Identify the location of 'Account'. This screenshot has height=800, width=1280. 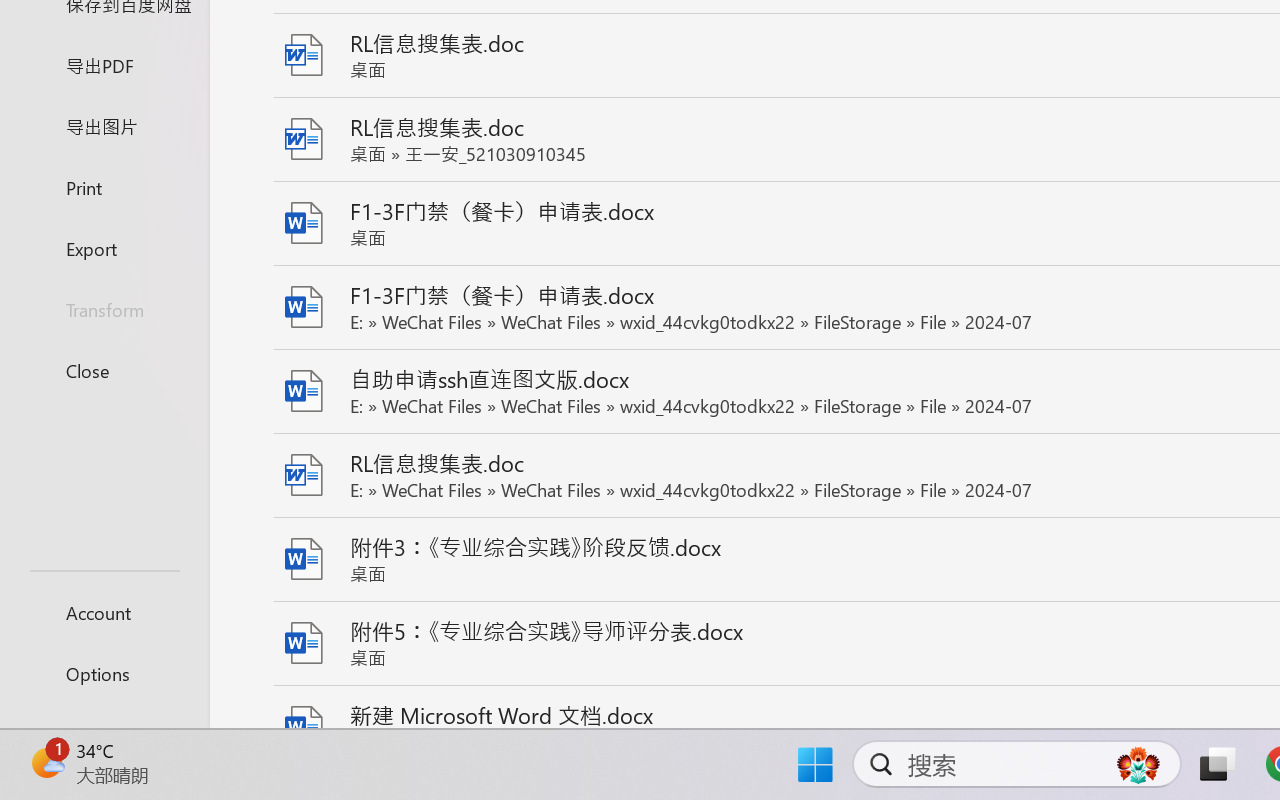
(103, 612).